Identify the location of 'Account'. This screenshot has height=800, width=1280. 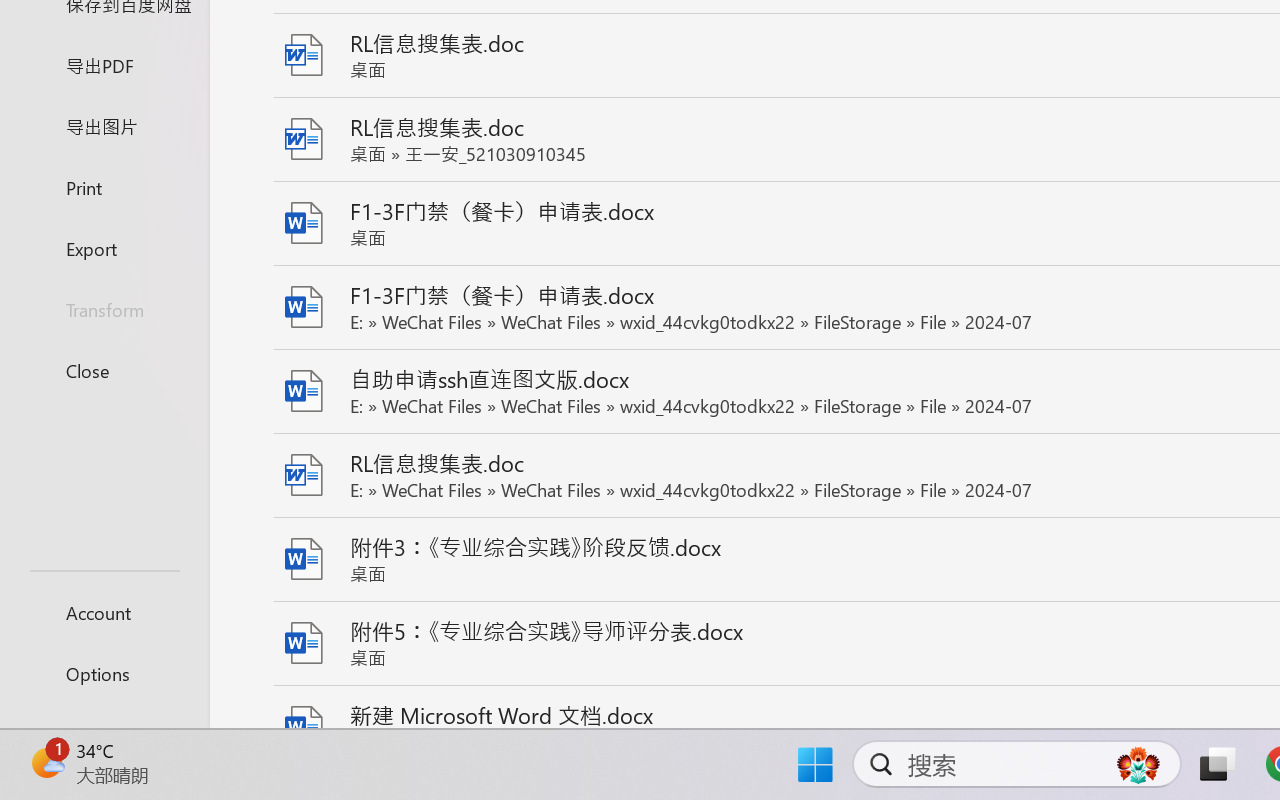
(103, 612).